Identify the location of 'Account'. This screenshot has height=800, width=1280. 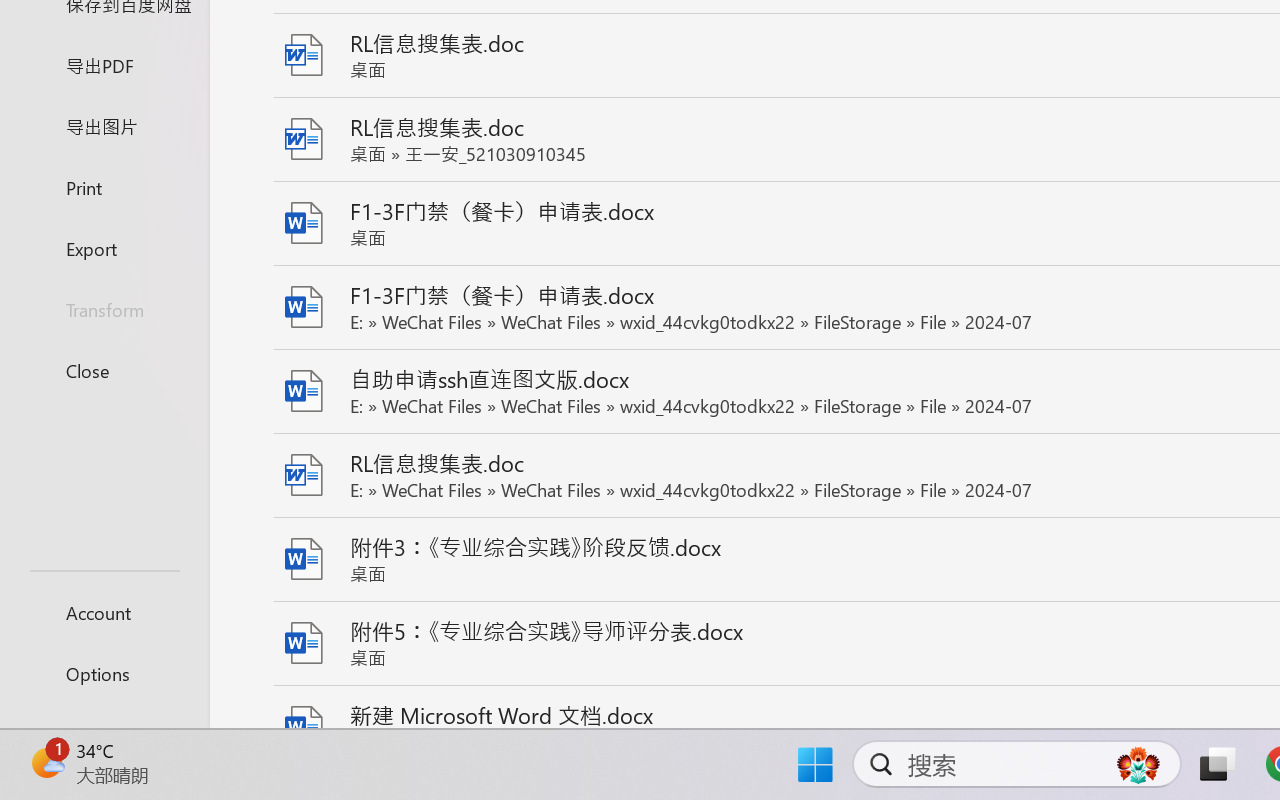
(103, 612).